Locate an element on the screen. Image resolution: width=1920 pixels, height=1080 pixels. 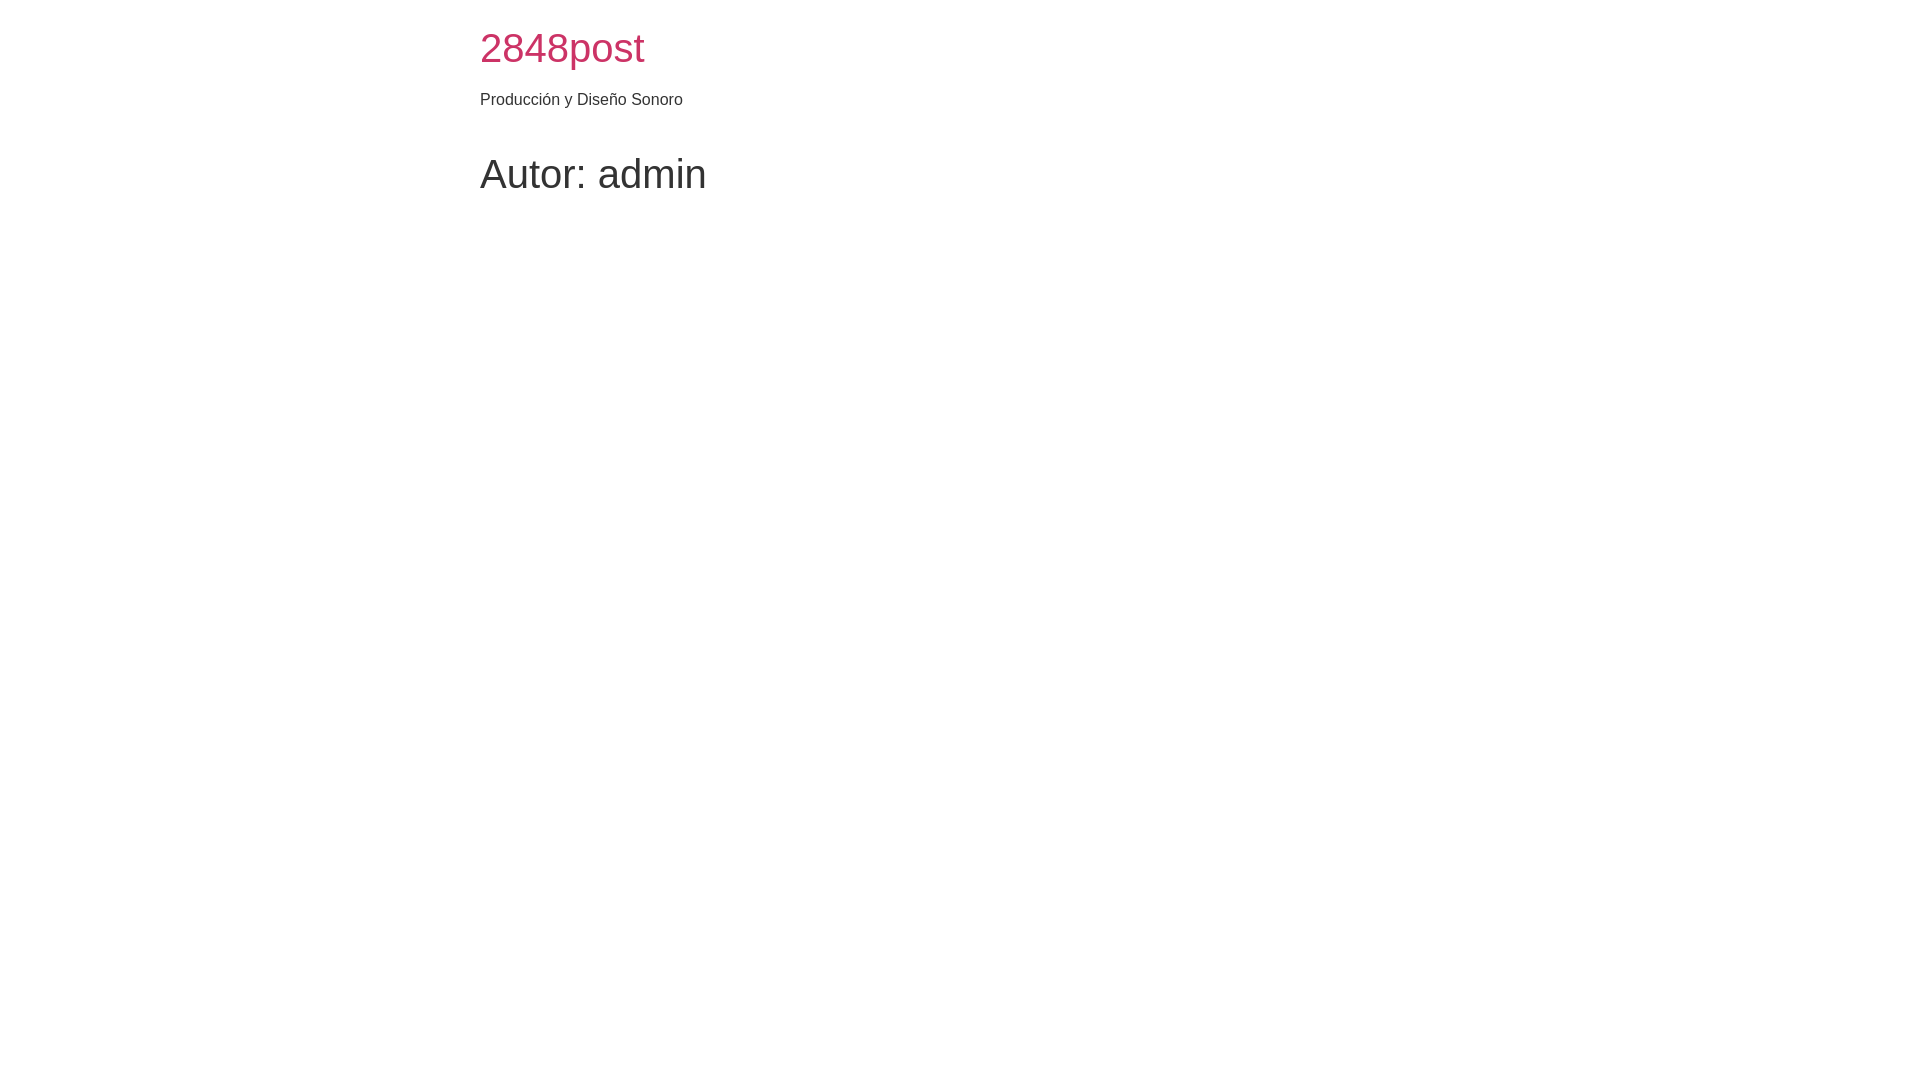
'2848post' is located at coordinates (561, 46).